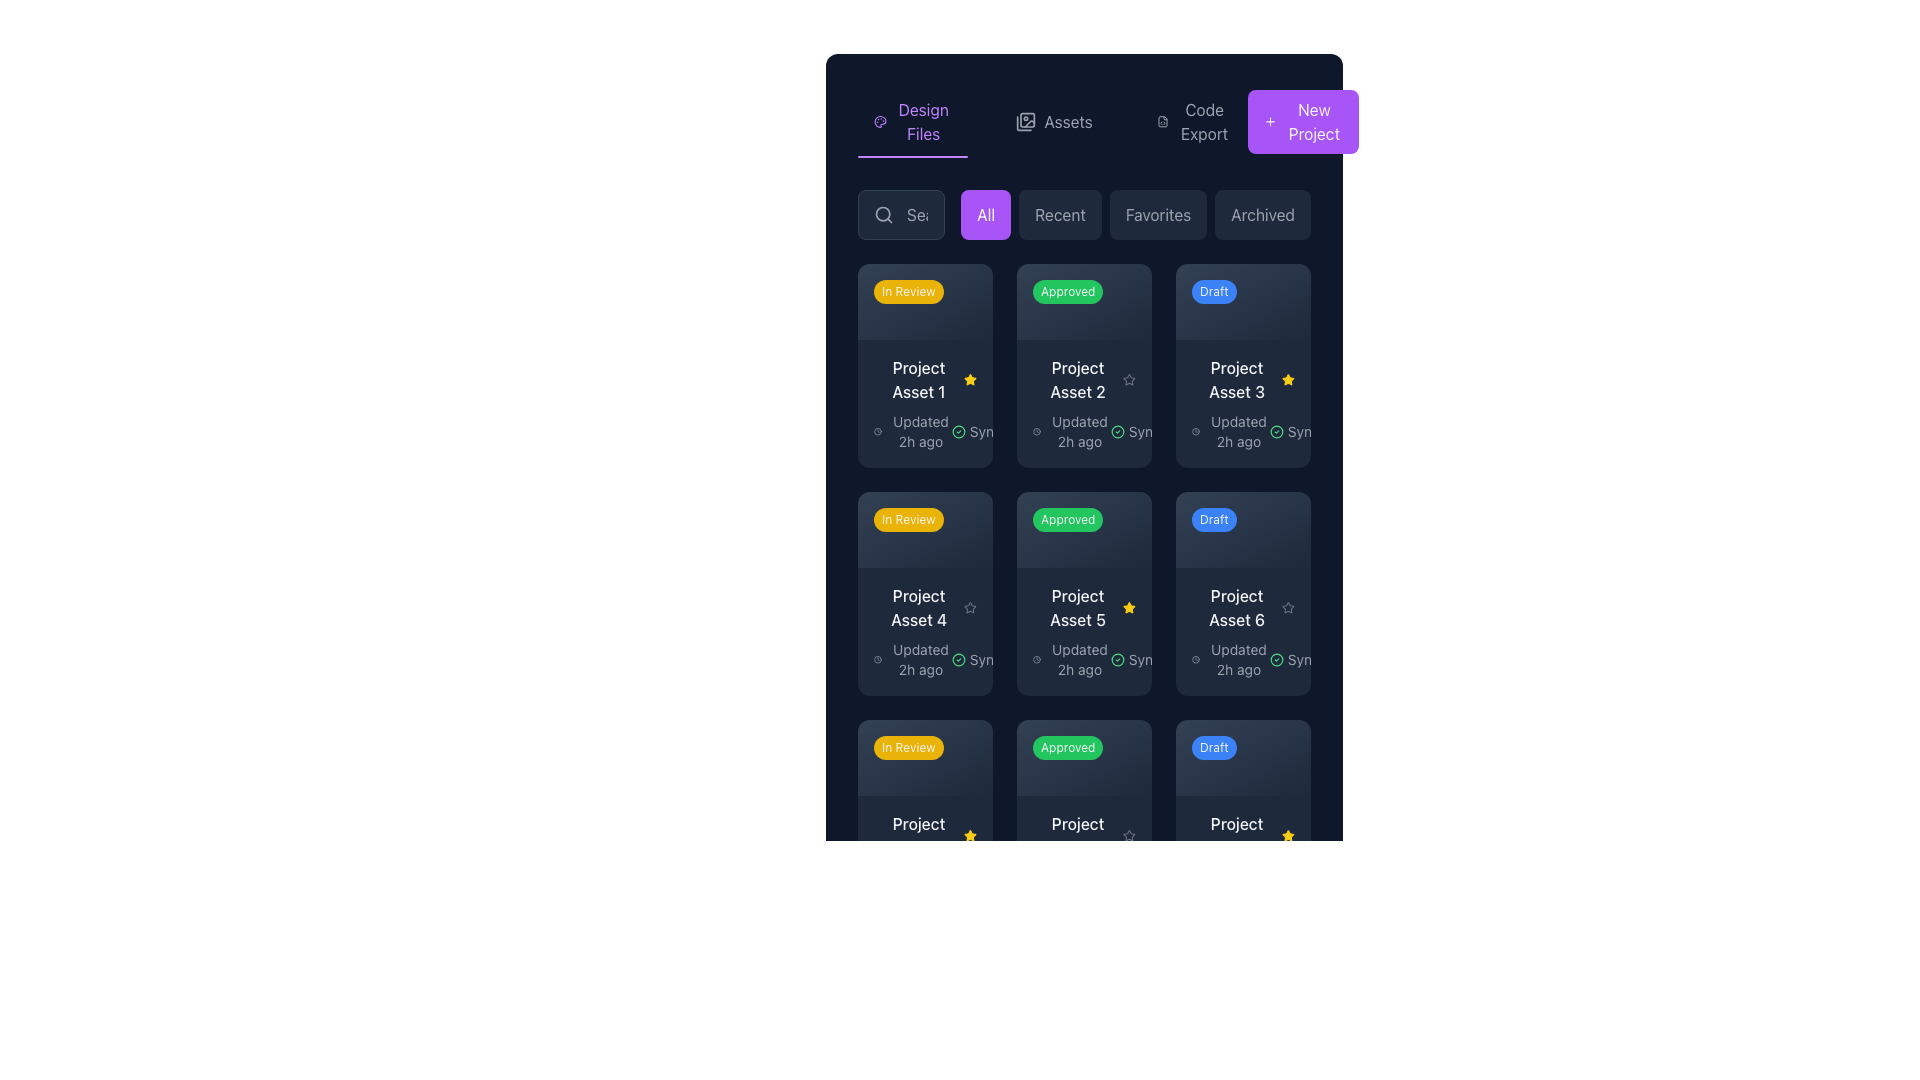  Describe the element at coordinates (1288, 379) in the screenshot. I see `the star icon indicating the favorite or featured status of 'Project Asset 3' located in the top-right corner of its card` at that location.